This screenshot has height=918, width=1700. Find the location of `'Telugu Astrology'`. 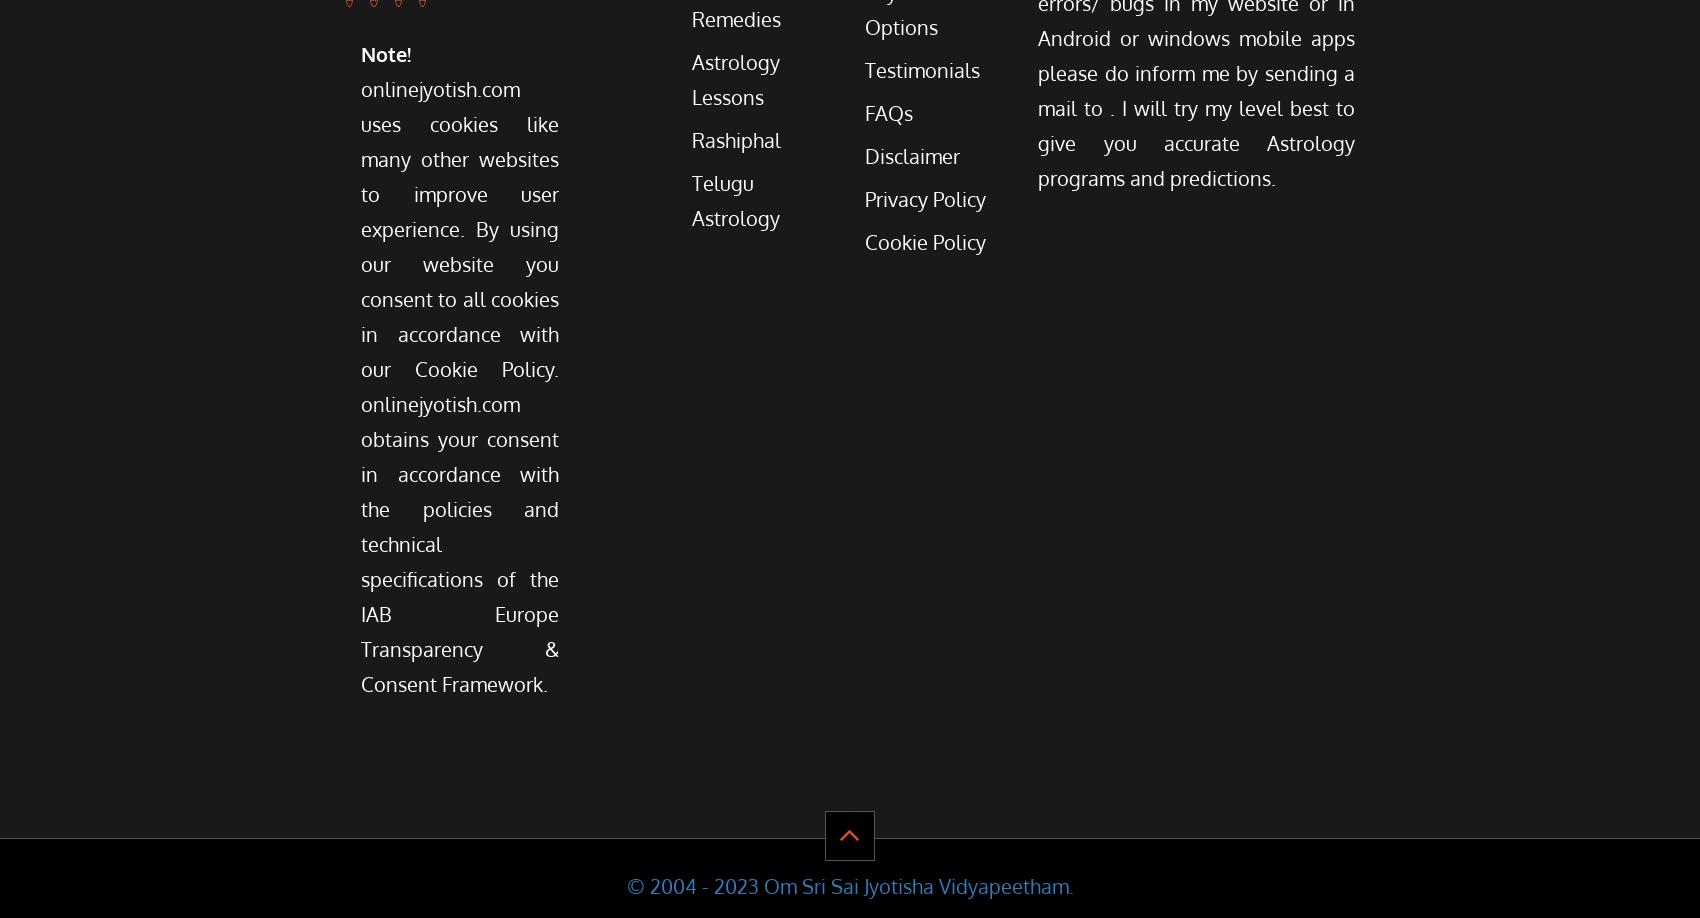

'Telugu Astrology' is located at coordinates (735, 200).